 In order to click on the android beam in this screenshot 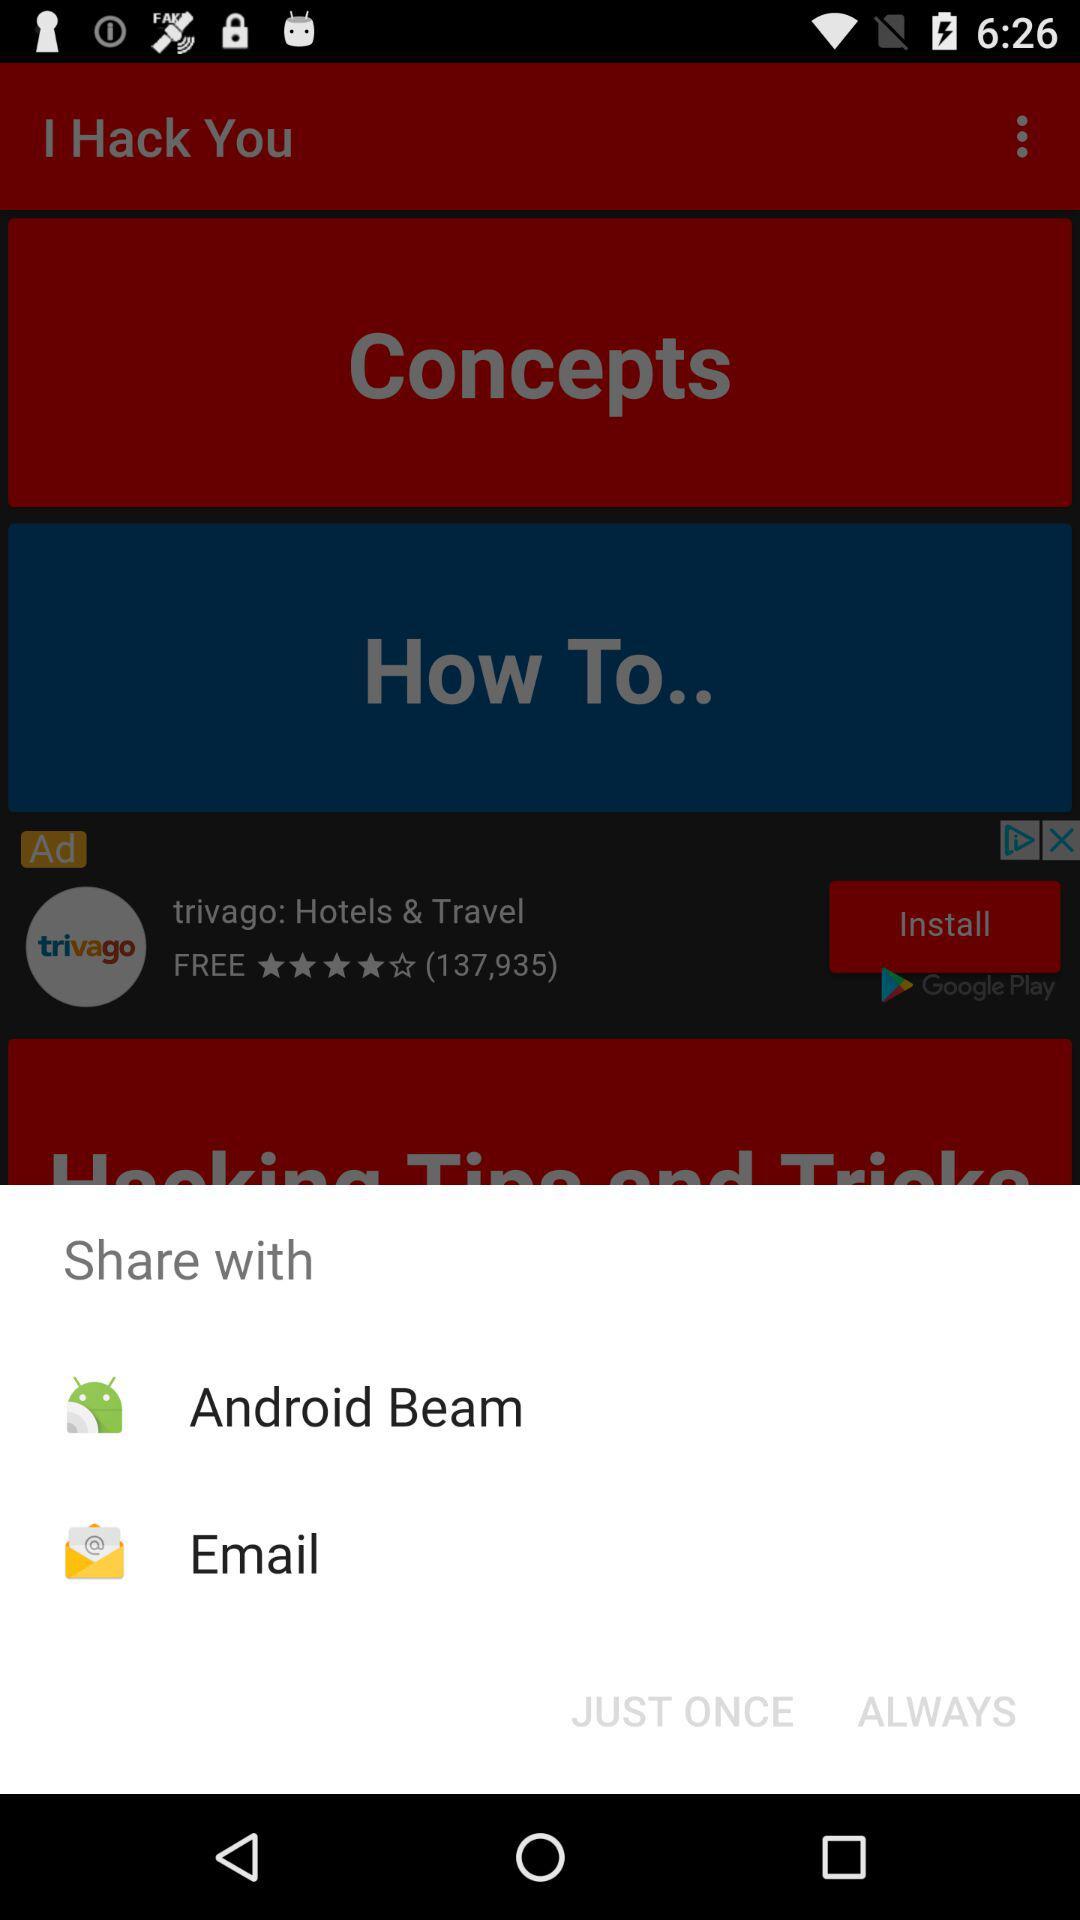, I will do `click(355, 1404)`.